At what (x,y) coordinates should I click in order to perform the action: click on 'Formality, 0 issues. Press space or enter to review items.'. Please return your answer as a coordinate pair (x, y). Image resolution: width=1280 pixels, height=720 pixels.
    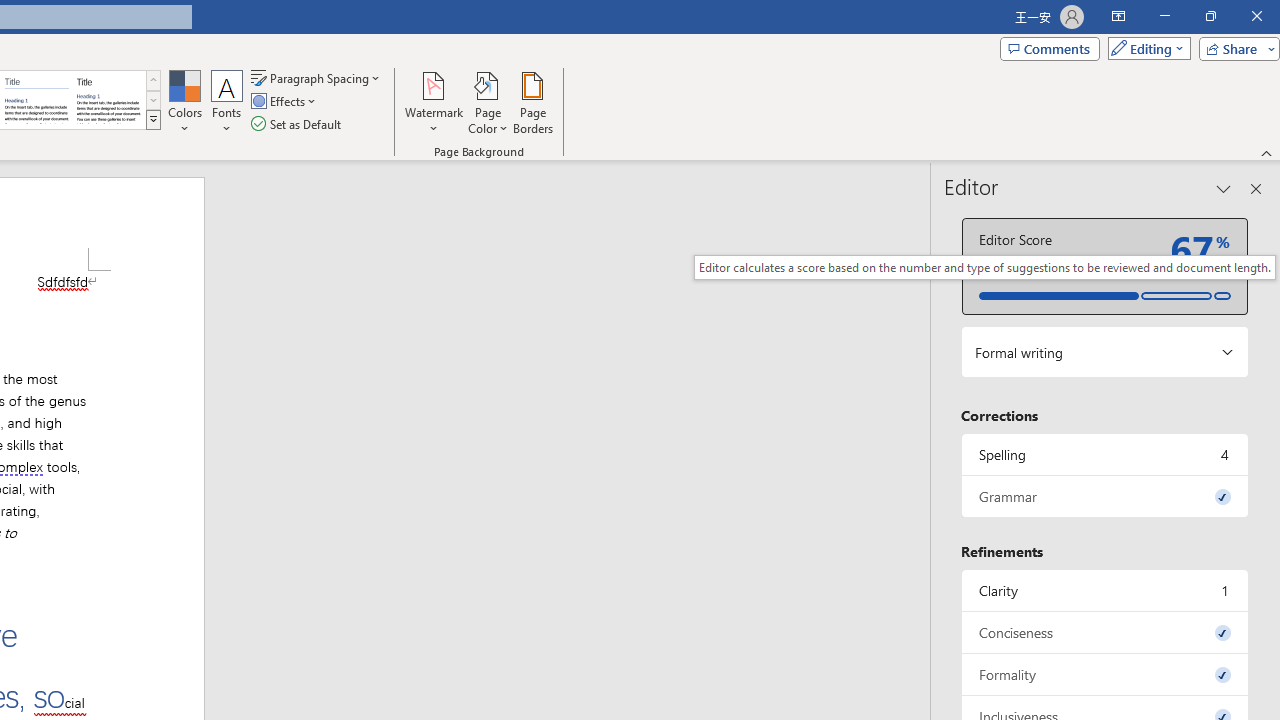
    Looking at the image, I should click on (1104, 674).